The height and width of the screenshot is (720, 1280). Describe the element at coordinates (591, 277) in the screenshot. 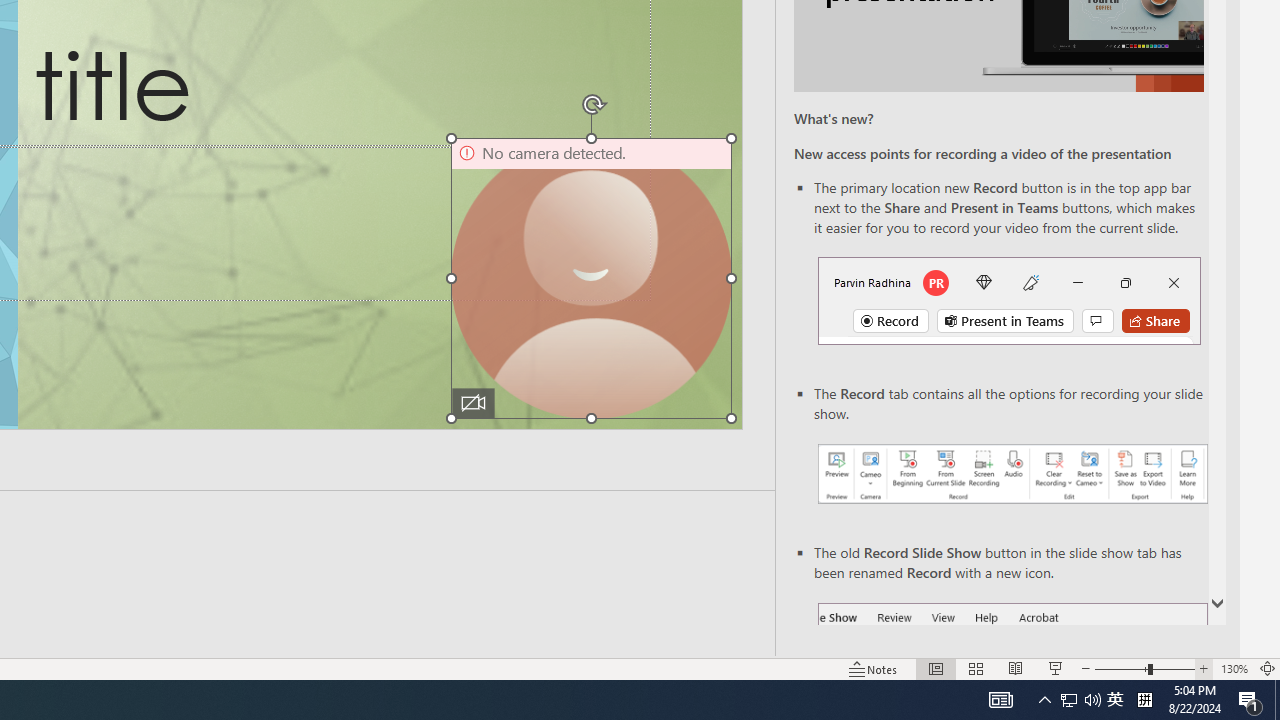

I see `'Camera 9, No camera detected.'` at that location.